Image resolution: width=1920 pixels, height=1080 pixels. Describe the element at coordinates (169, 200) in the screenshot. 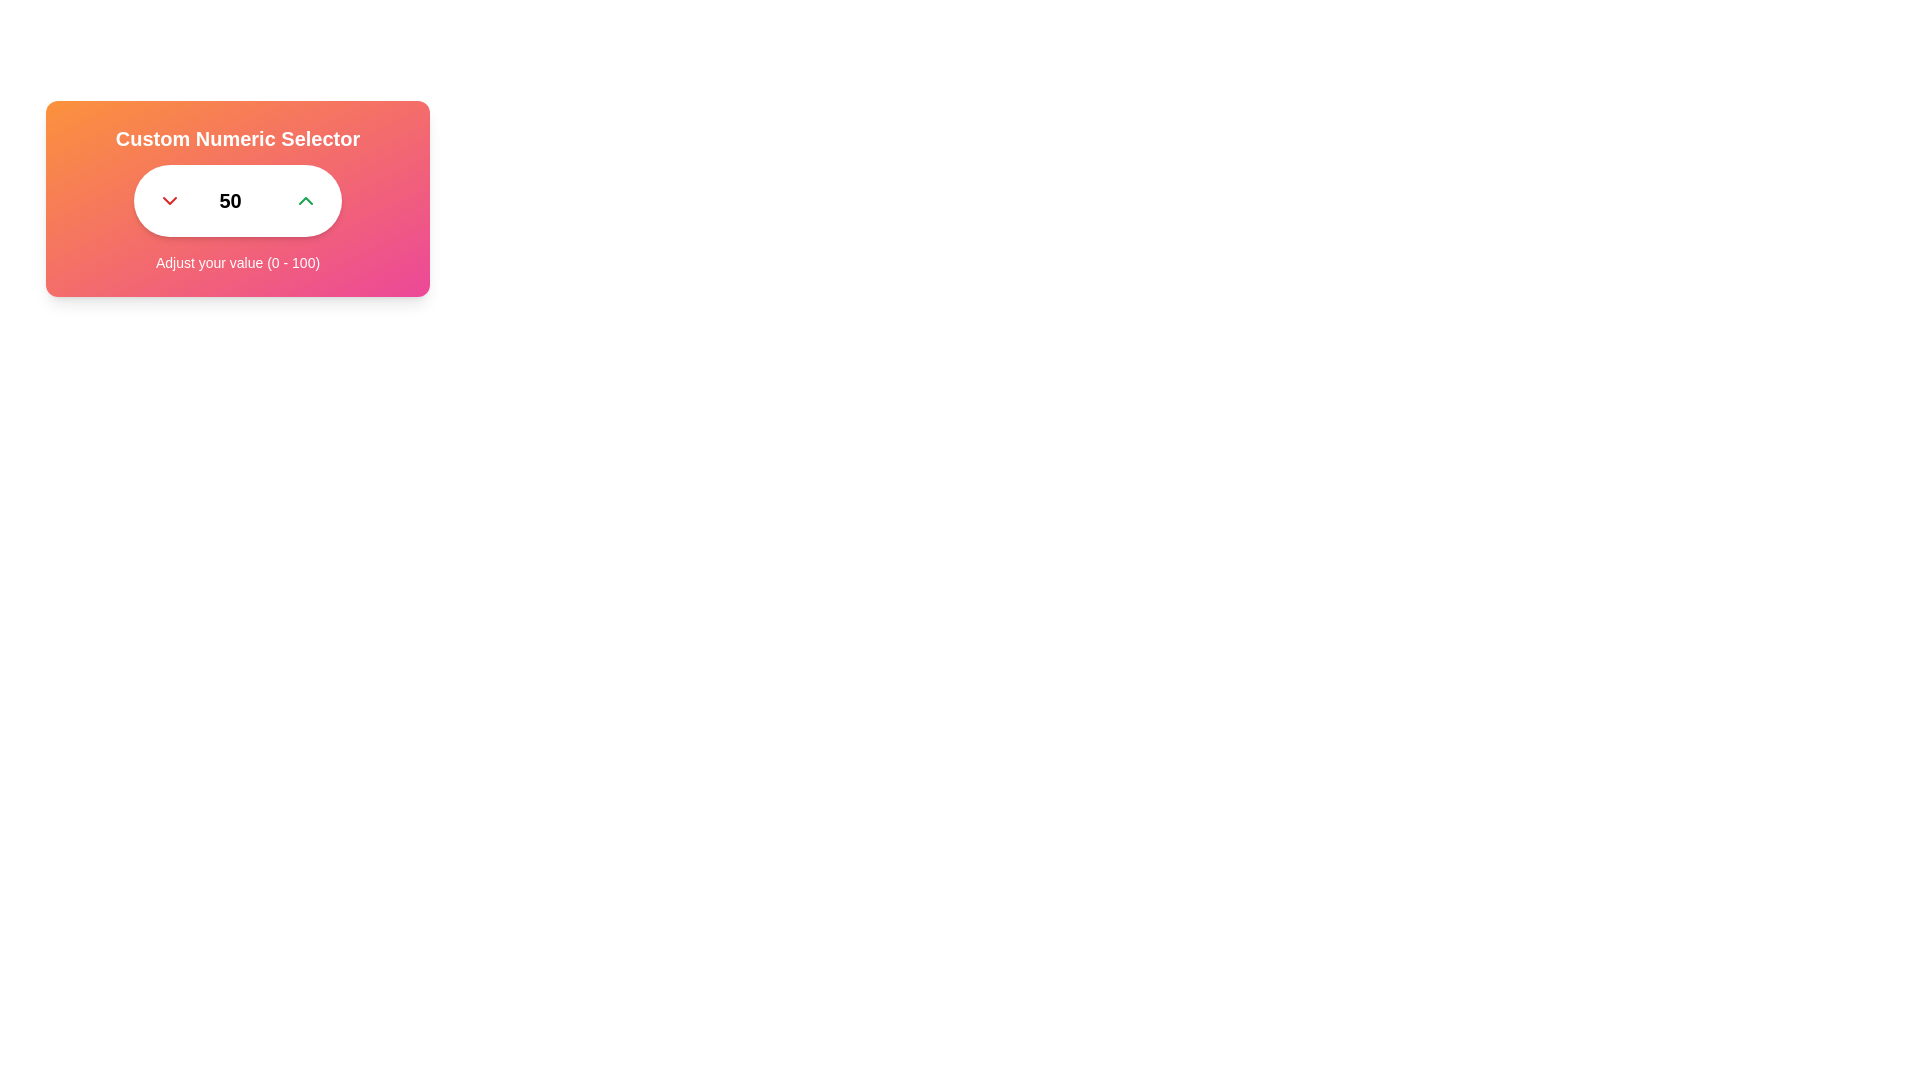

I see `the button with a downward arrow icon to decrease the numeric value displayed in the adjacent input field` at that location.